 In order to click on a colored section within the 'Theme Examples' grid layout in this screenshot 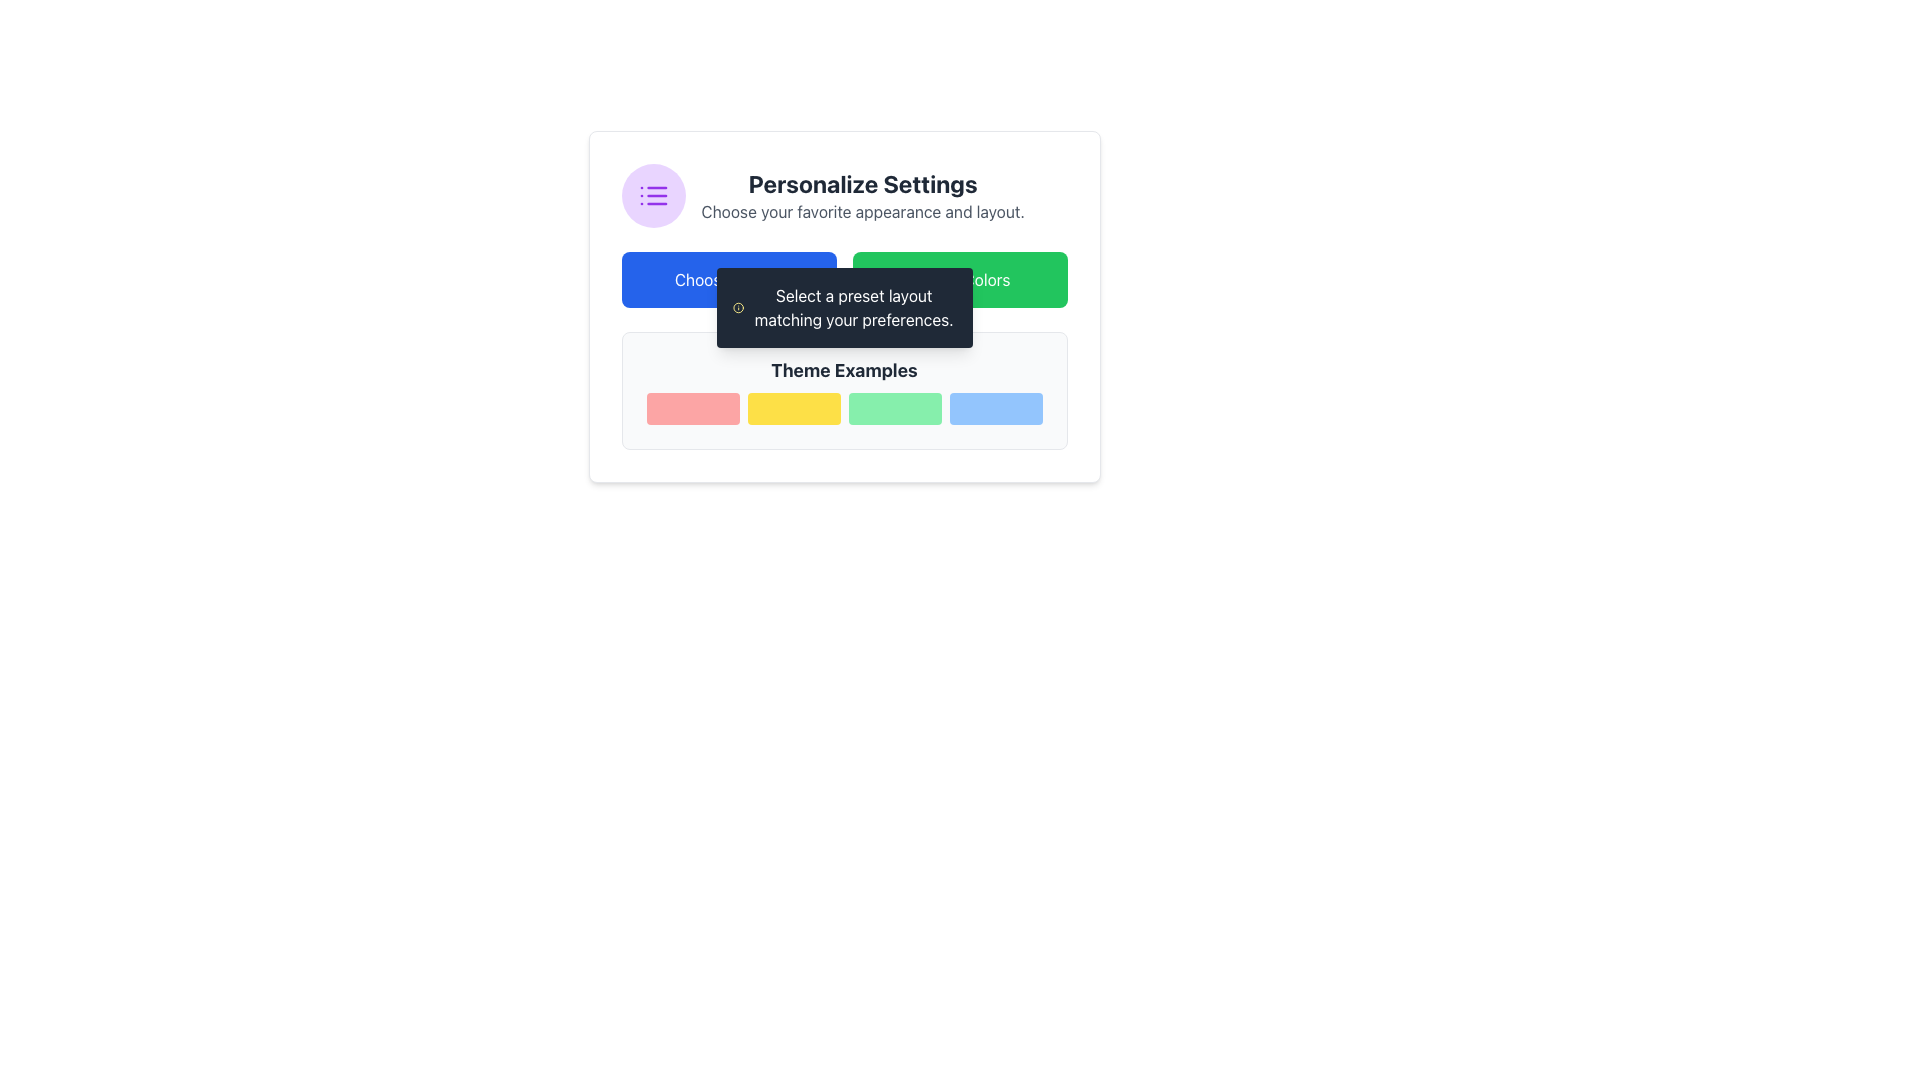, I will do `click(844, 407)`.